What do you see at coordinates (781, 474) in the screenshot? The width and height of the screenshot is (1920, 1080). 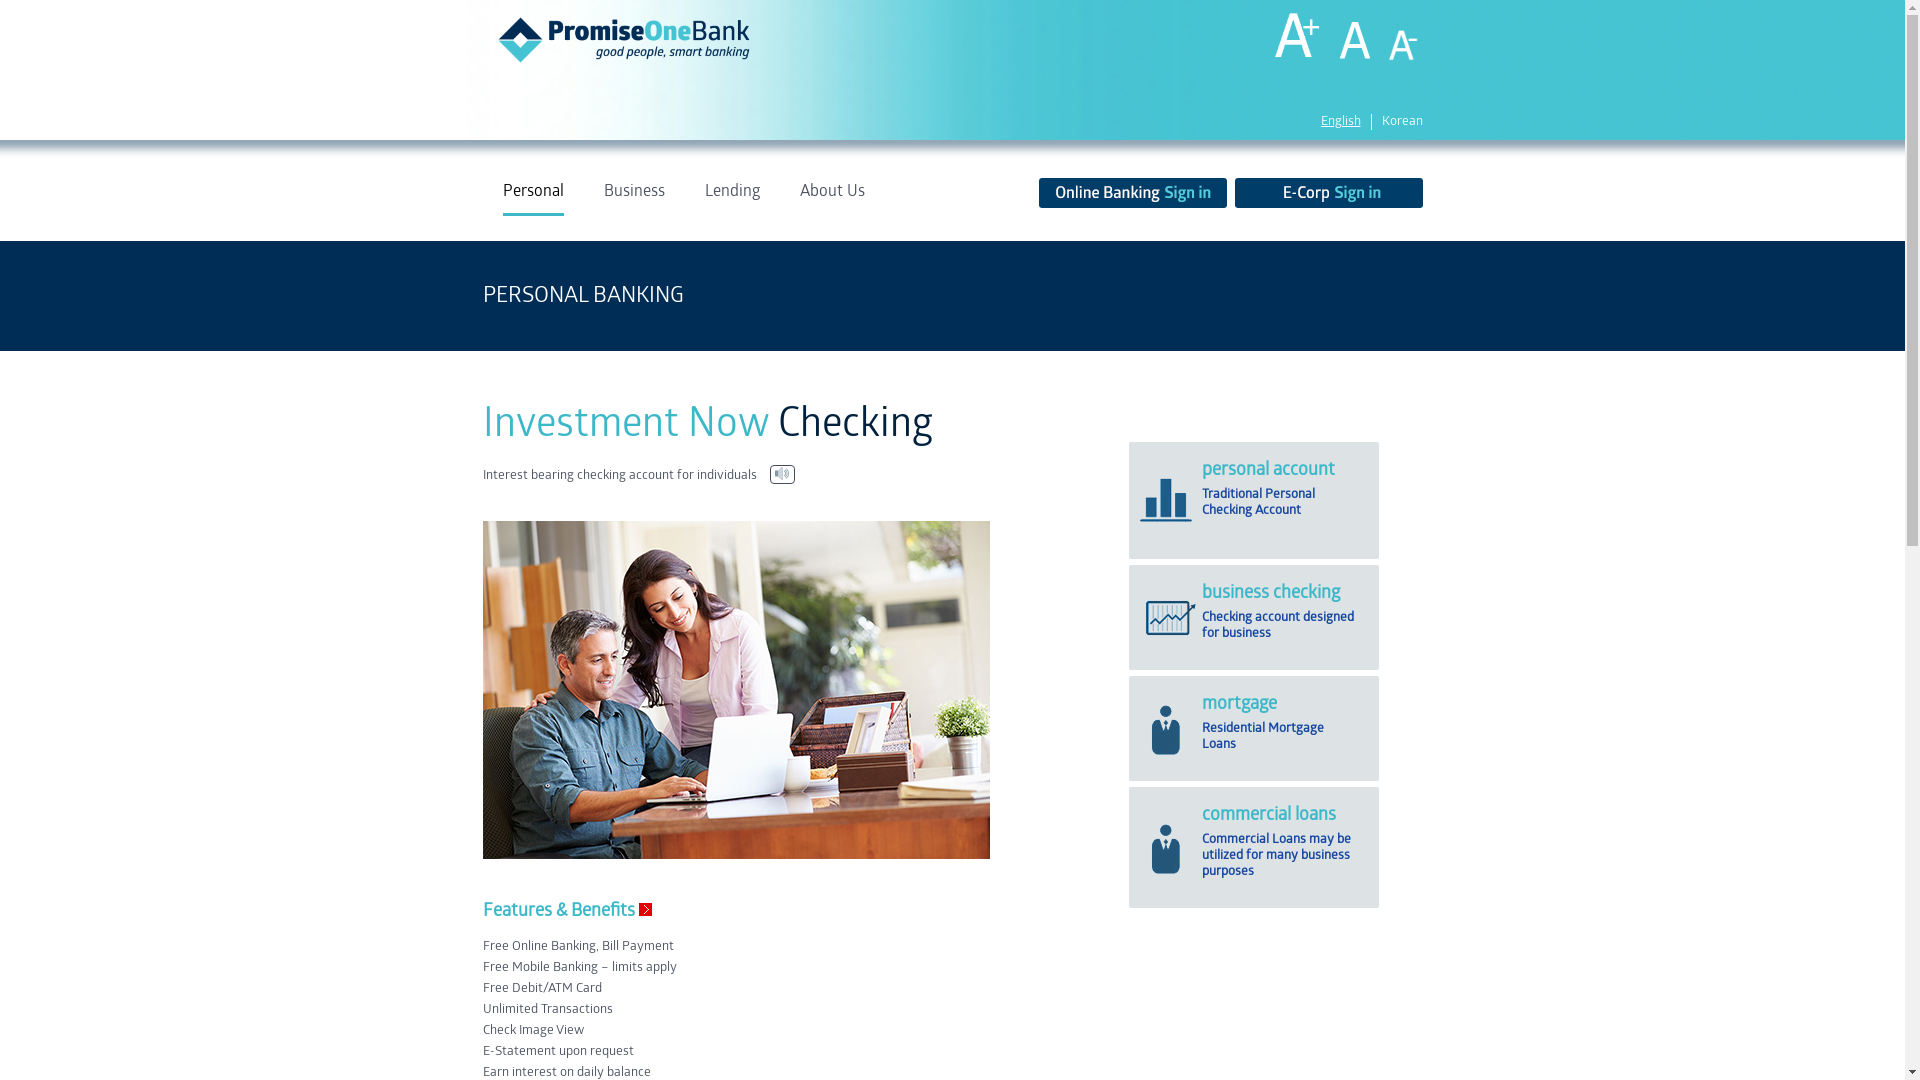 I see `'ResponsiveVoice Tap to Start/Stop Speech'` at bounding box center [781, 474].